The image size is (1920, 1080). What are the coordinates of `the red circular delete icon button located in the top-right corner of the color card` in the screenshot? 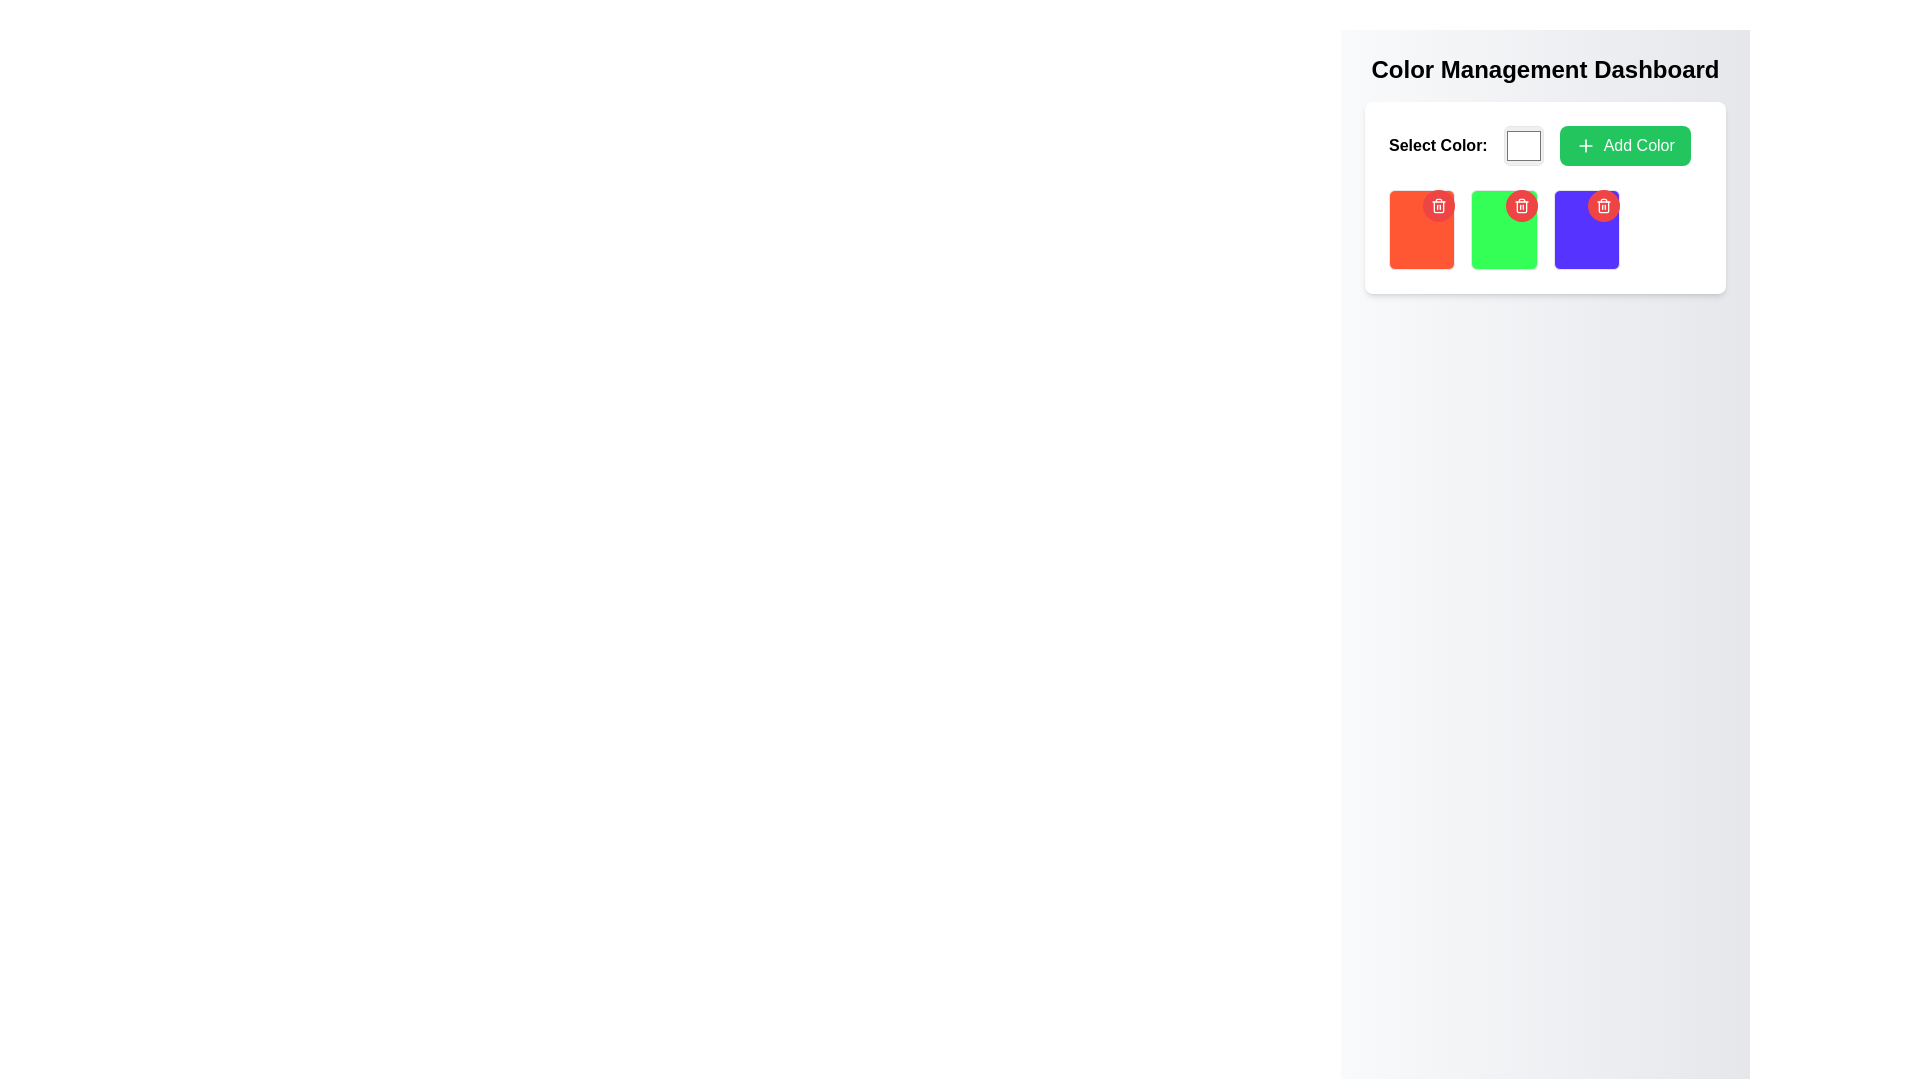 It's located at (1520, 205).